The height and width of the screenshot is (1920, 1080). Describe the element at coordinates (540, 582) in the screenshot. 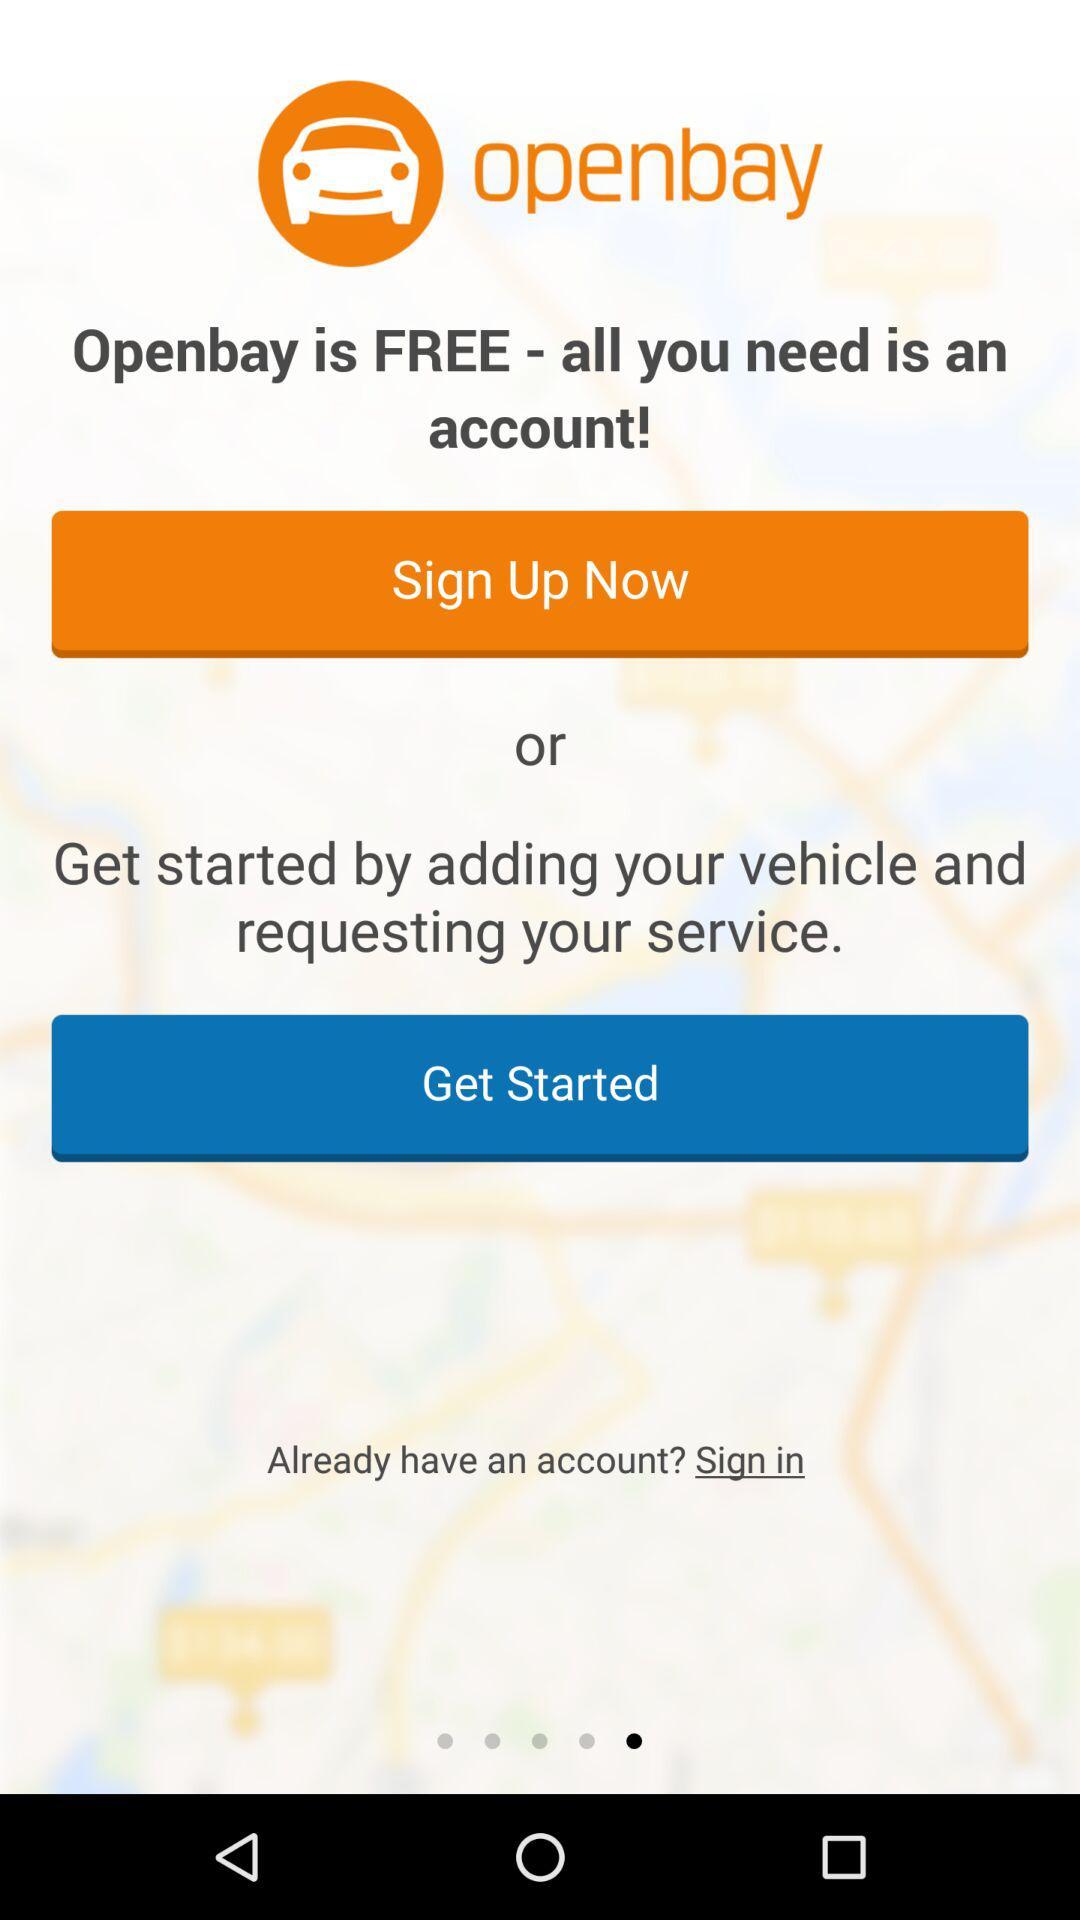

I see `sign up now icon` at that location.